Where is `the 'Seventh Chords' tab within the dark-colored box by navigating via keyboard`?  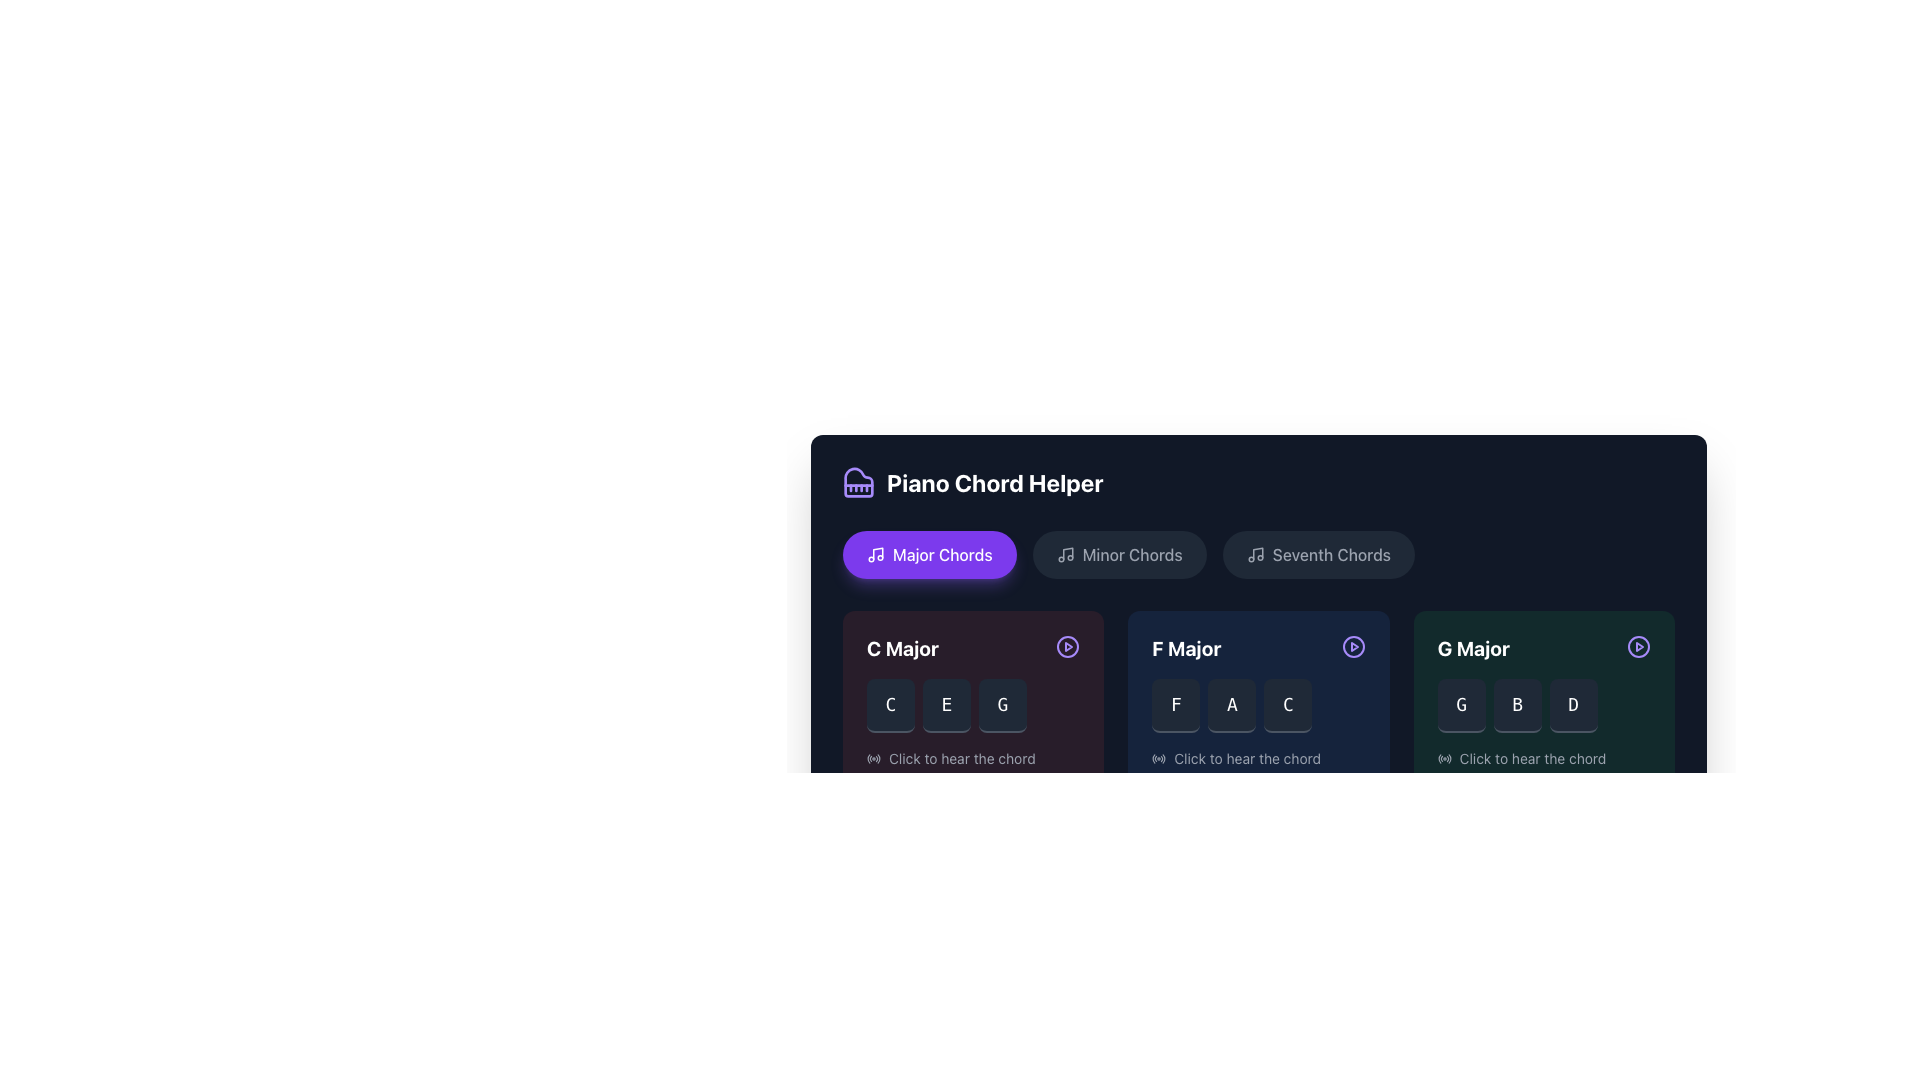 the 'Seventh Chords' tab within the dark-colored box by navigating via keyboard is located at coordinates (1260, 590).